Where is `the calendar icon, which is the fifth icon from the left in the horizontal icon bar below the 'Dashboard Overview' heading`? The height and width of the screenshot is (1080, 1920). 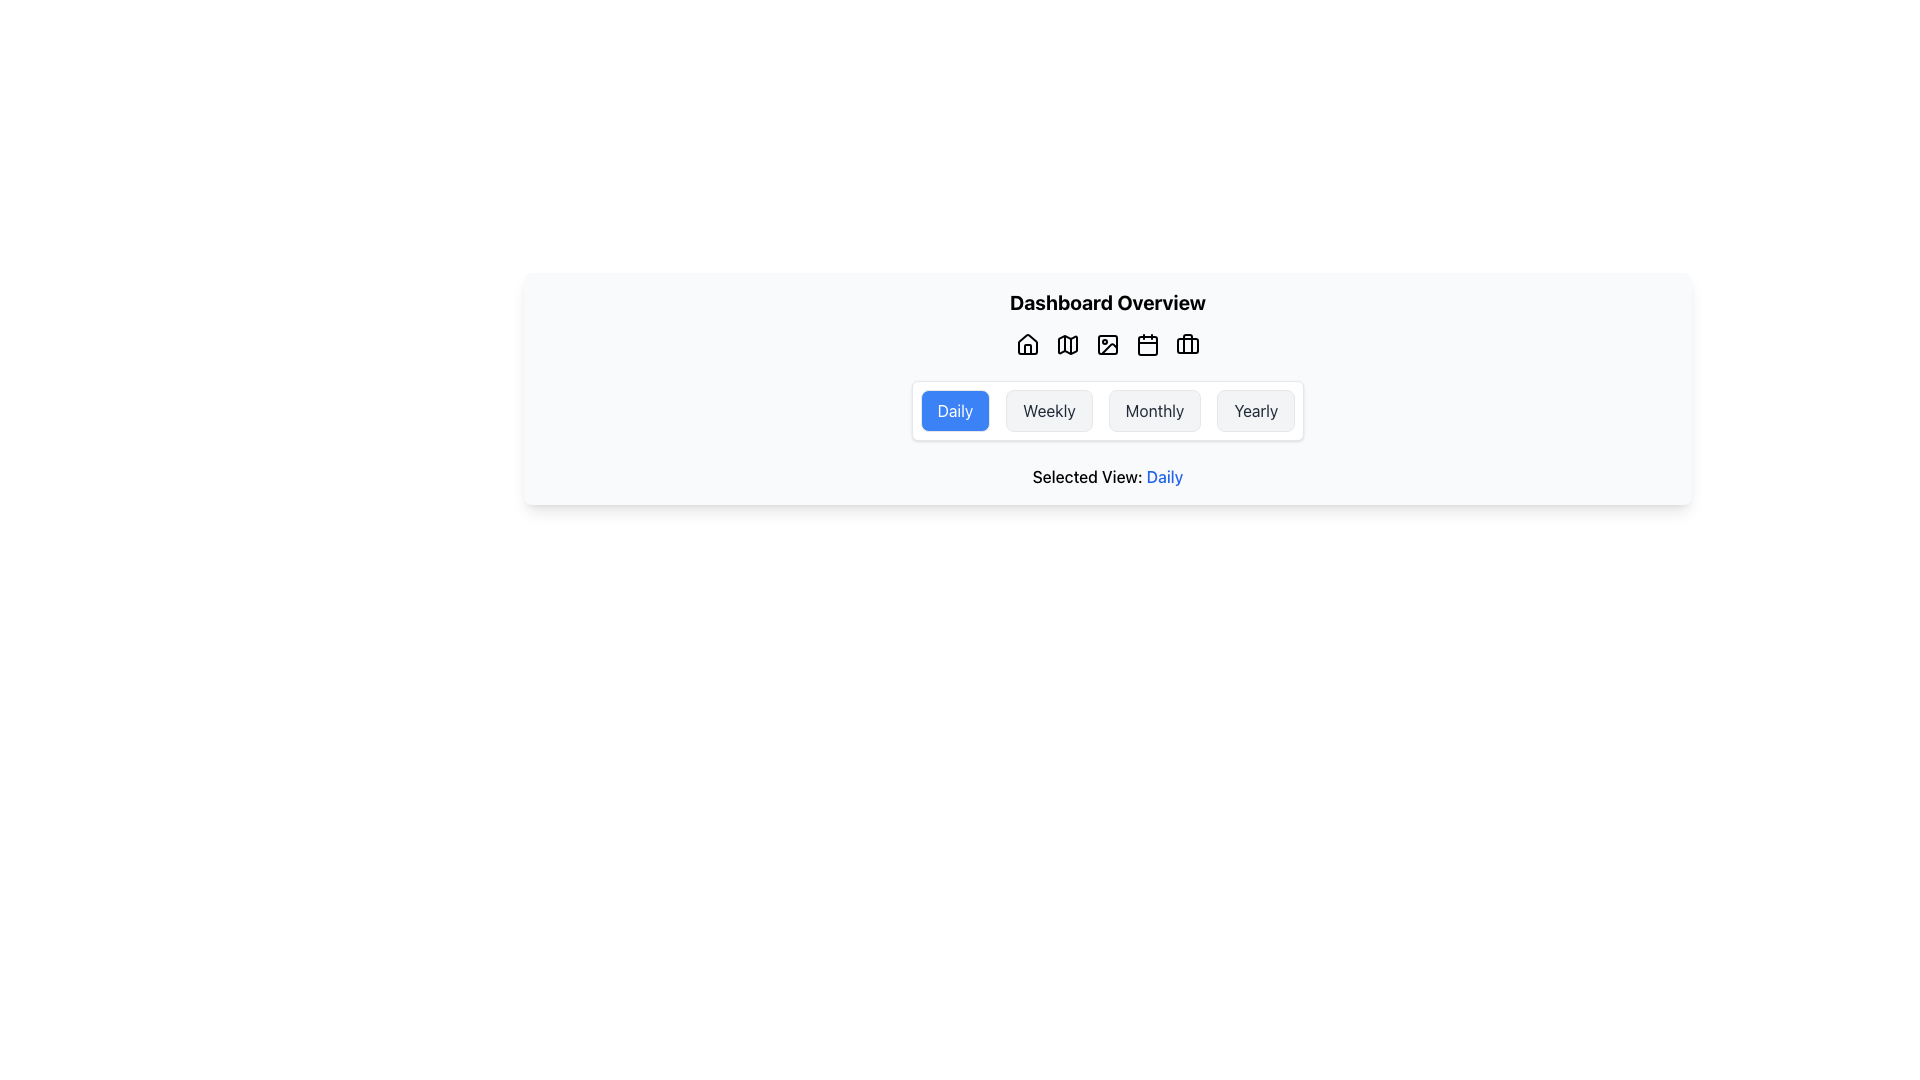
the calendar icon, which is the fifth icon from the left in the horizontal icon bar below the 'Dashboard Overview' heading is located at coordinates (1147, 343).